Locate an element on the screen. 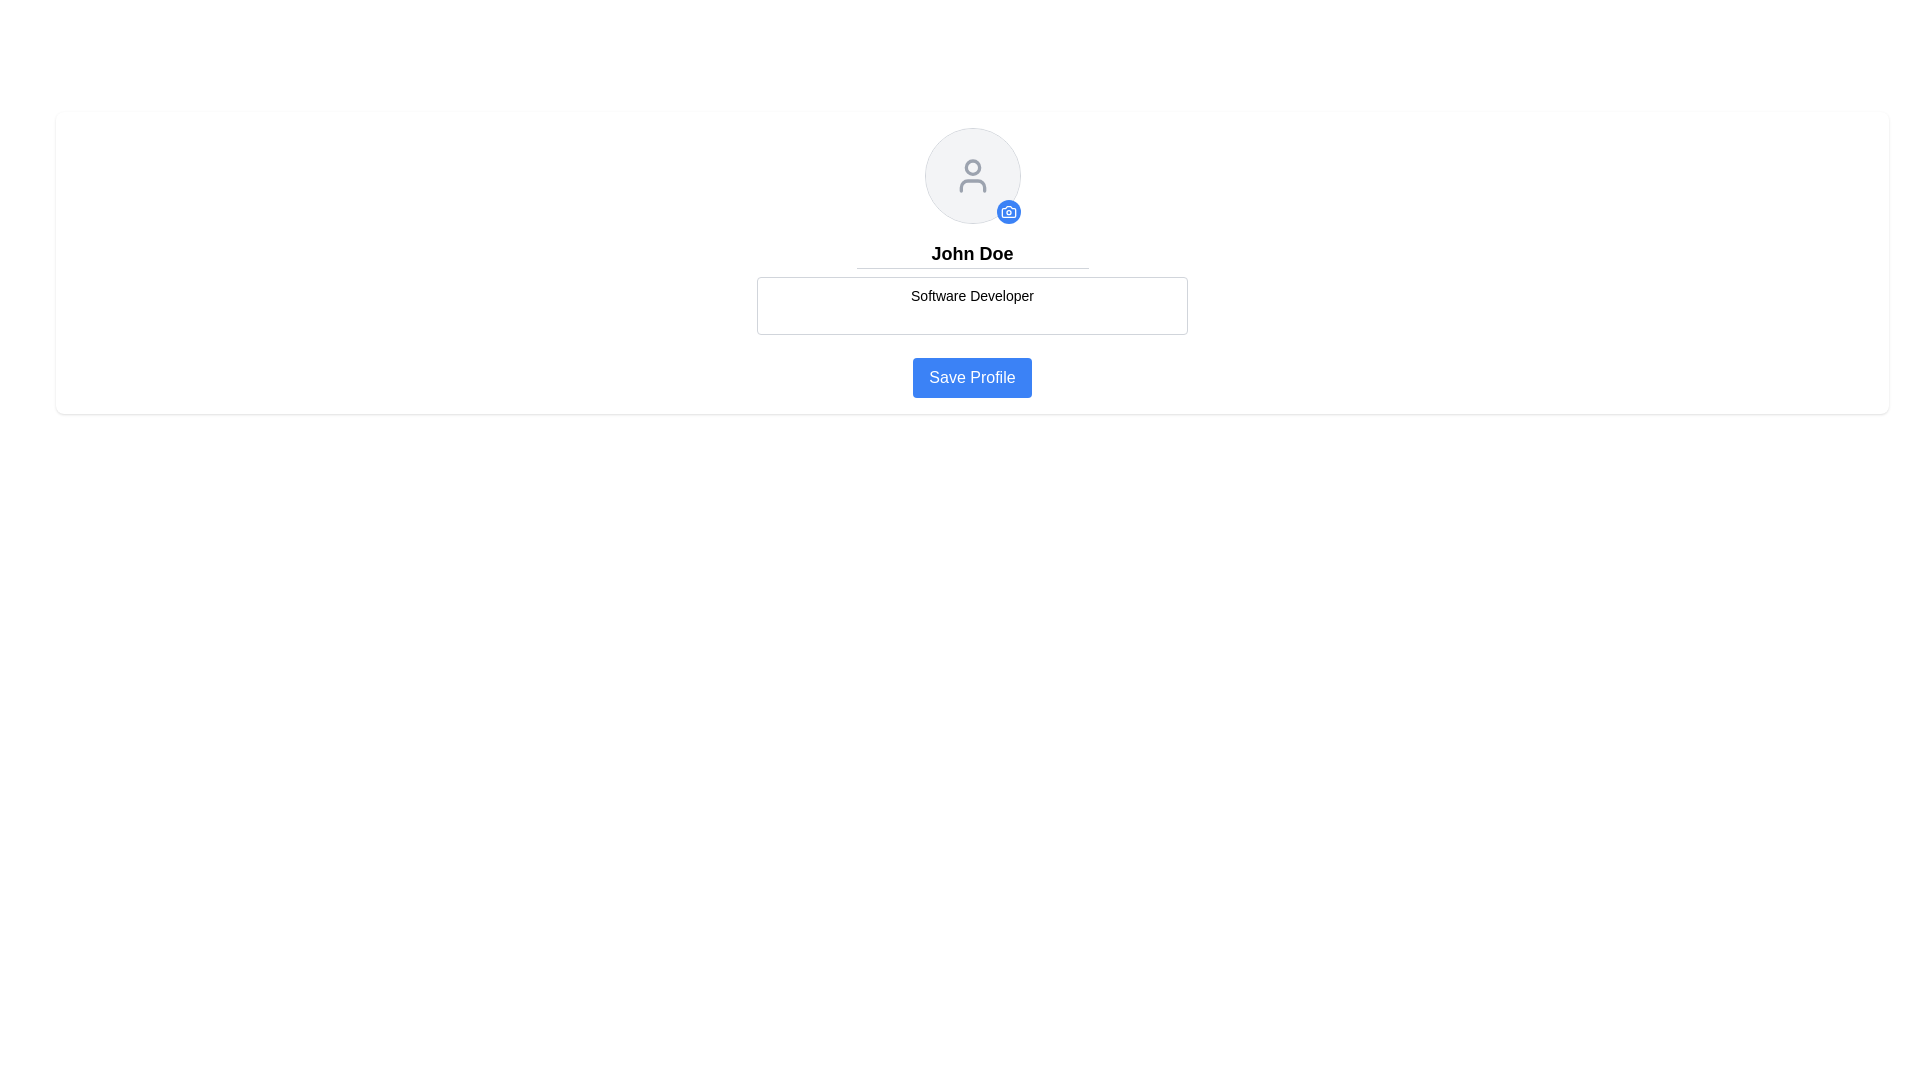 Image resolution: width=1920 pixels, height=1080 pixels. the non-interactive text label displaying 'Software Developer', which is positioned between the text input 'John Doe' and the 'Save Profile' button is located at coordinates (972, 290).